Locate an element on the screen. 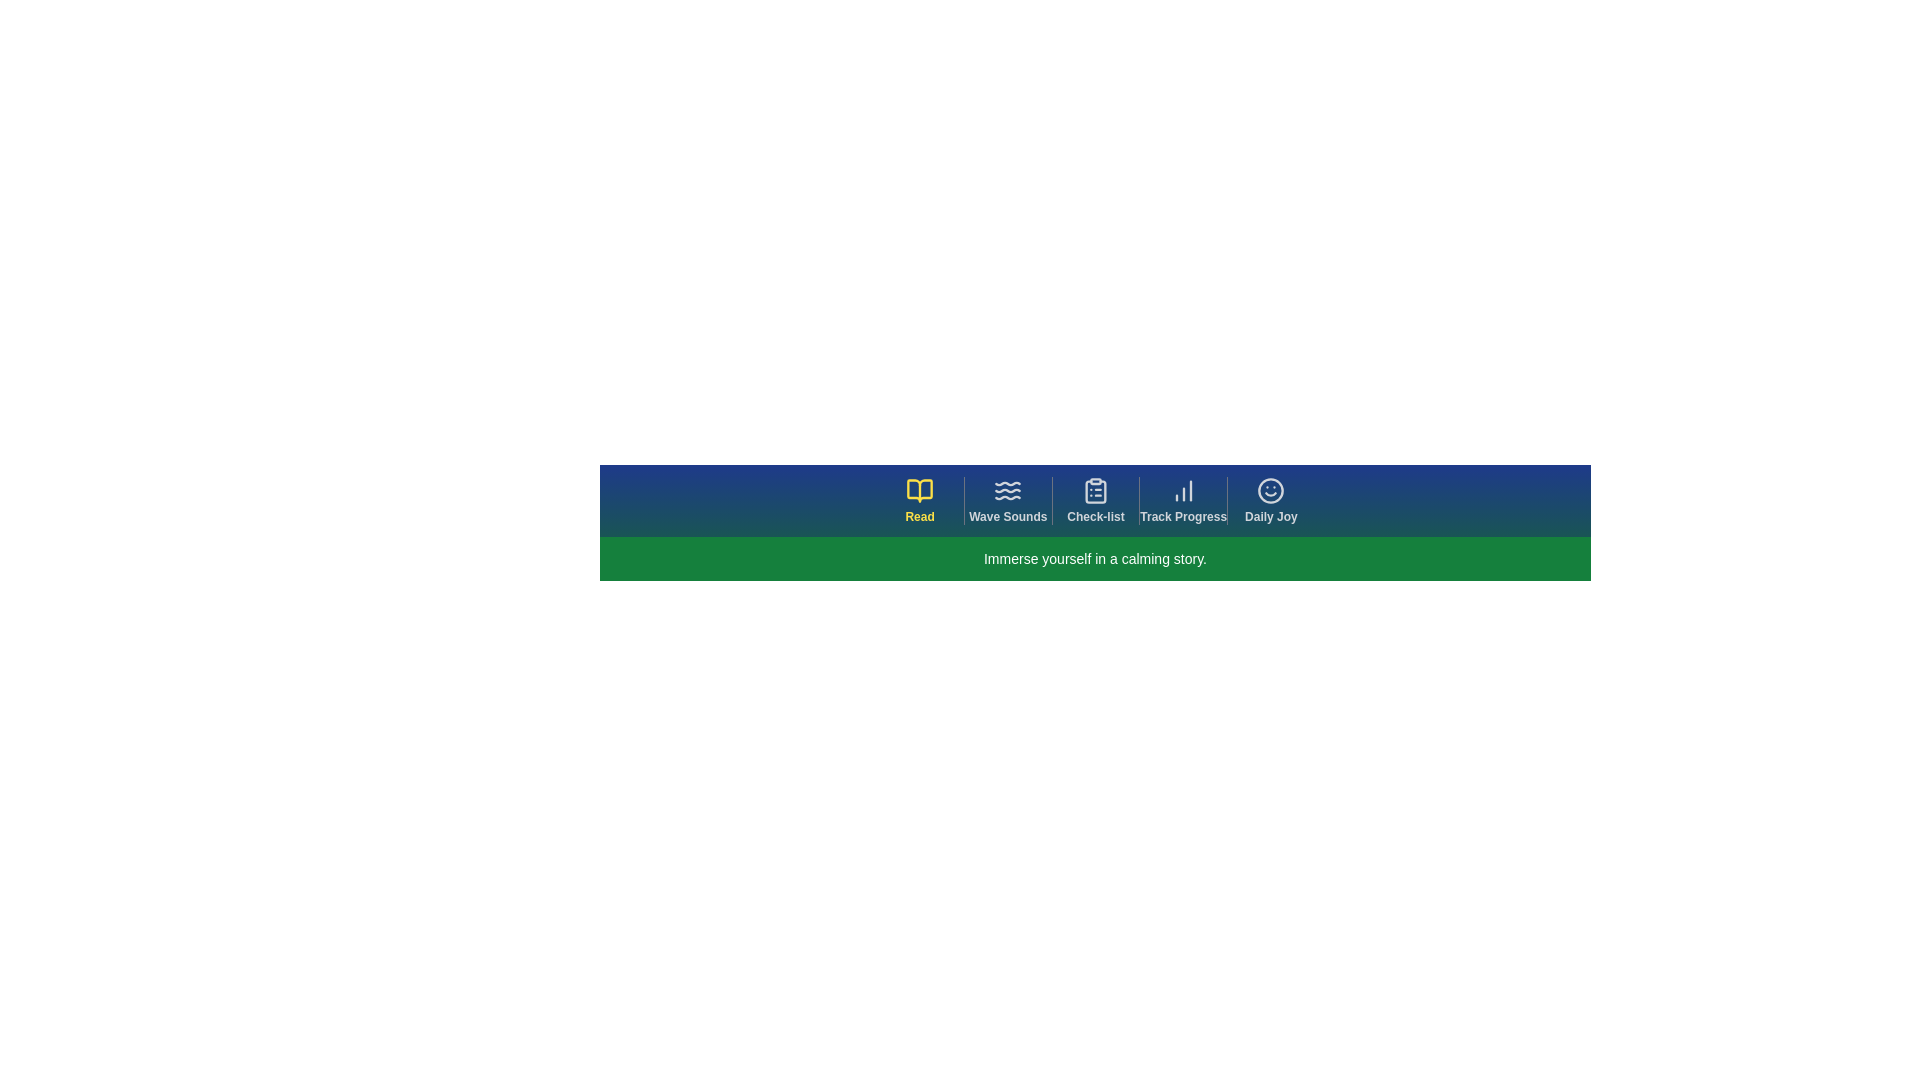 The height and width of the screenshot is (1080, 1920). the navigation tab labeled Daily Joy is located at coordinates (1269, 500).